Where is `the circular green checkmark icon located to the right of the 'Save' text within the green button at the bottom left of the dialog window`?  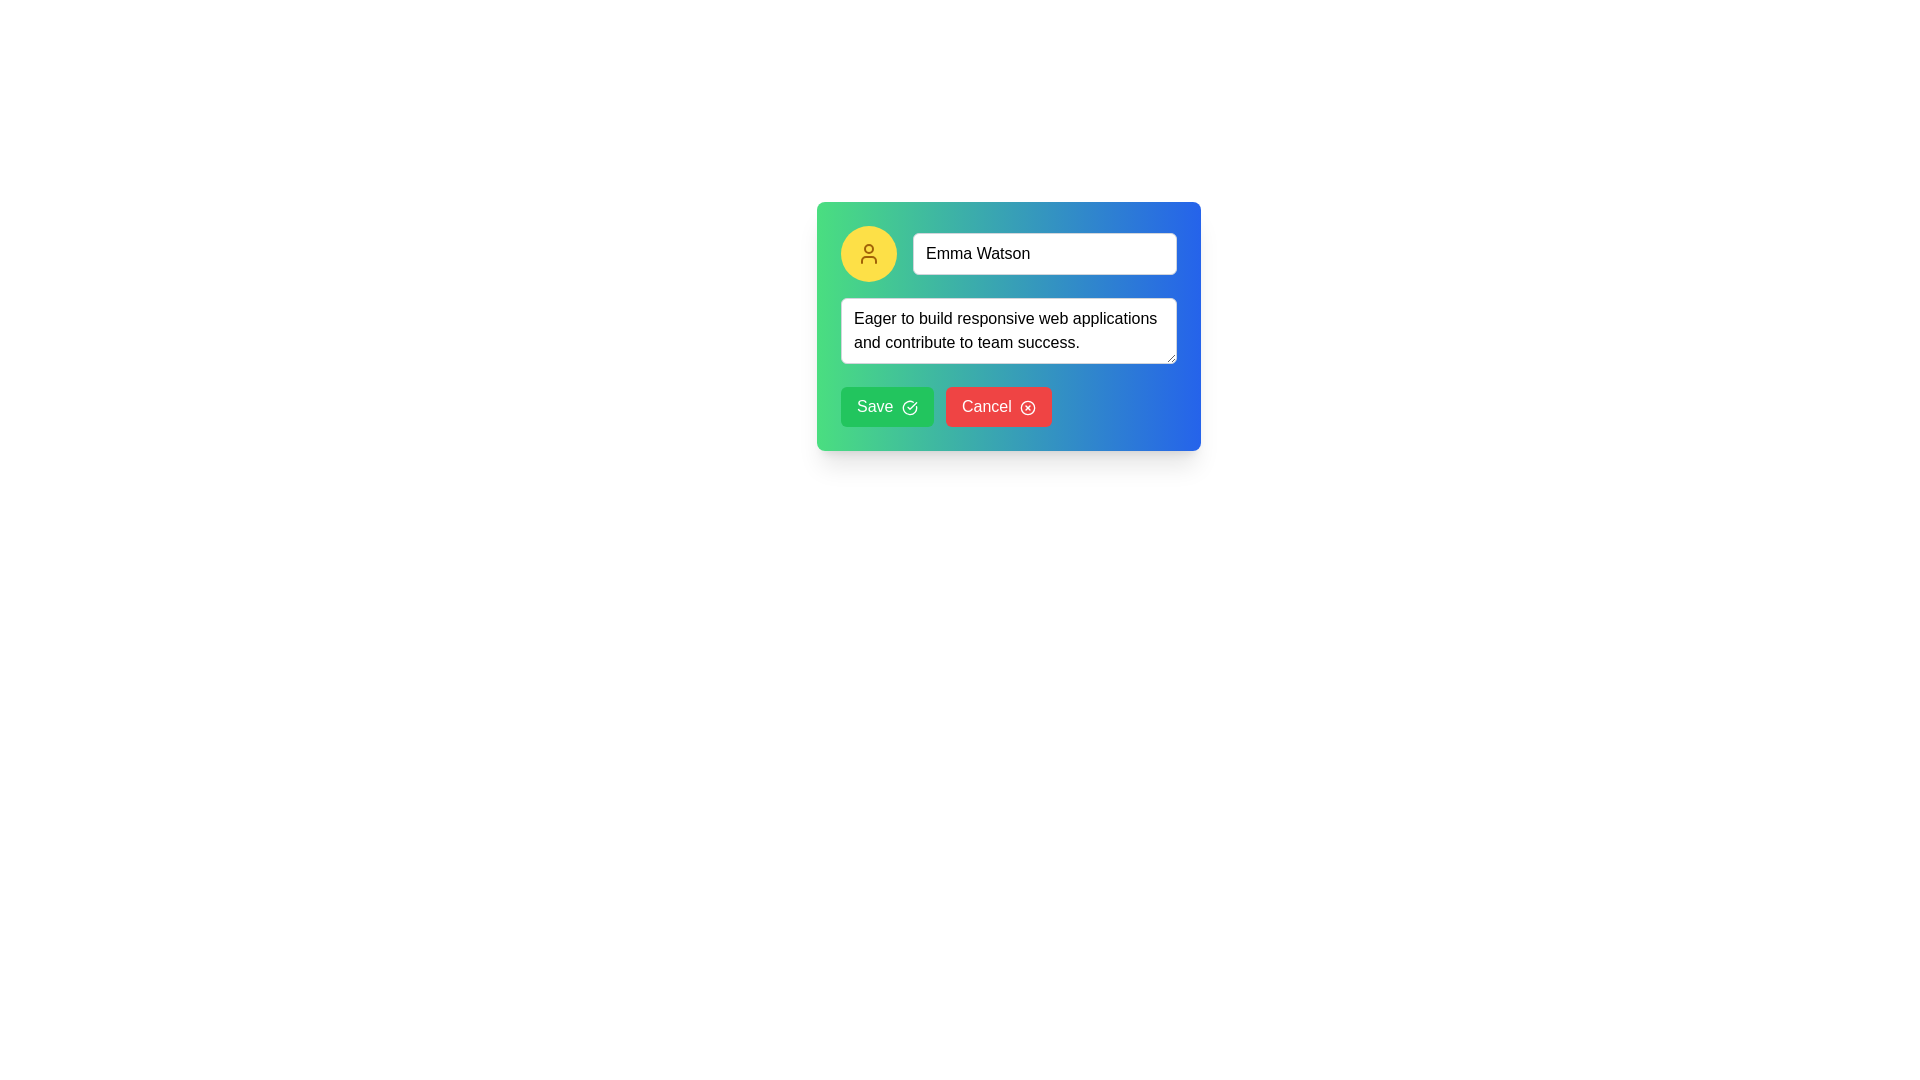 the circular green checkmark icon located to the right of the 'Save' text within the green button at the bottom left of the dialog window is located at coordinates (908, 406).